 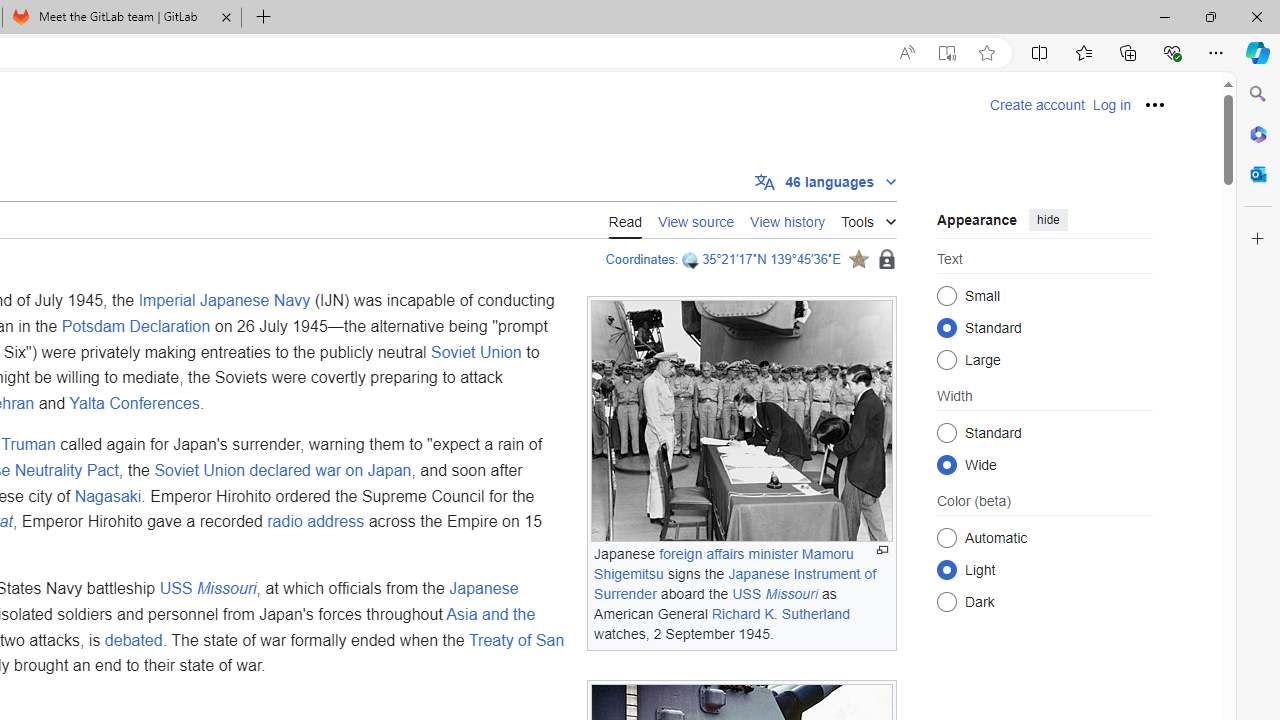 What do you see at coordinates (640, 258) in the screenshot?
I see `'Coordinates'` at bounding box center [640, 258].